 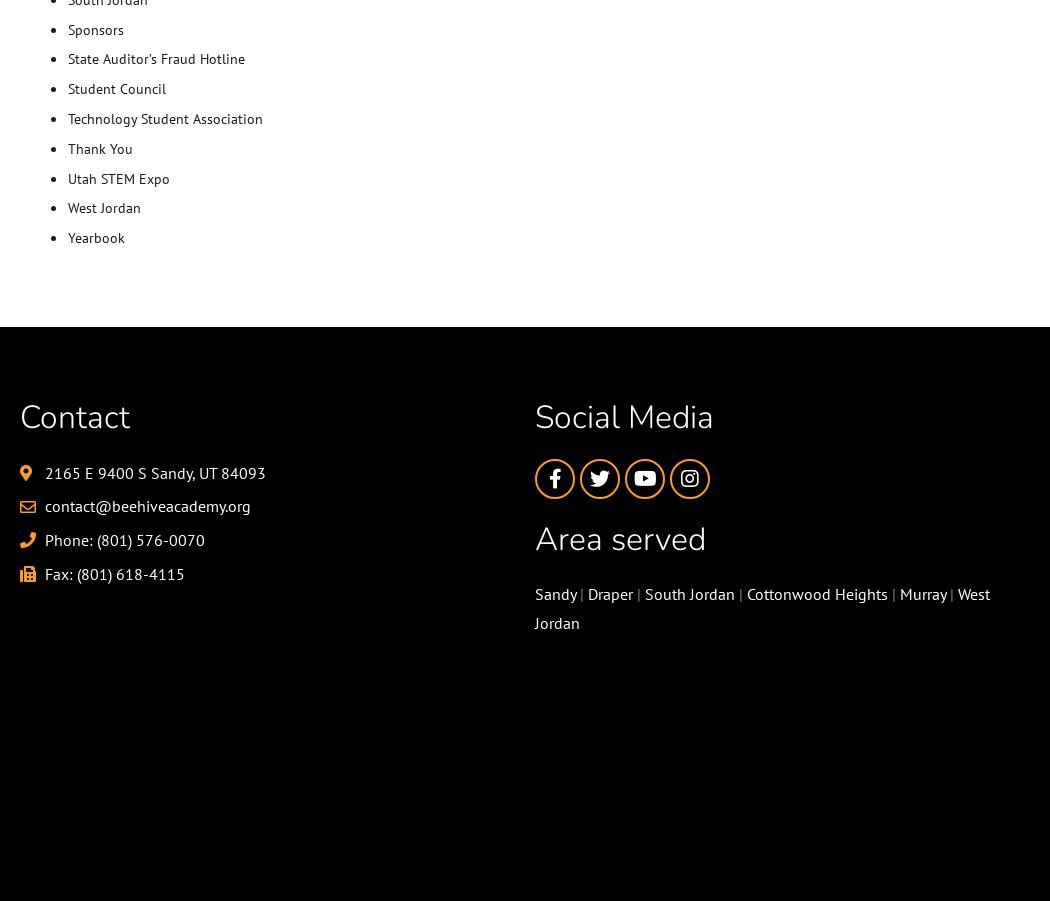 I want to click on 'Murray', so click(x=898, y=593).